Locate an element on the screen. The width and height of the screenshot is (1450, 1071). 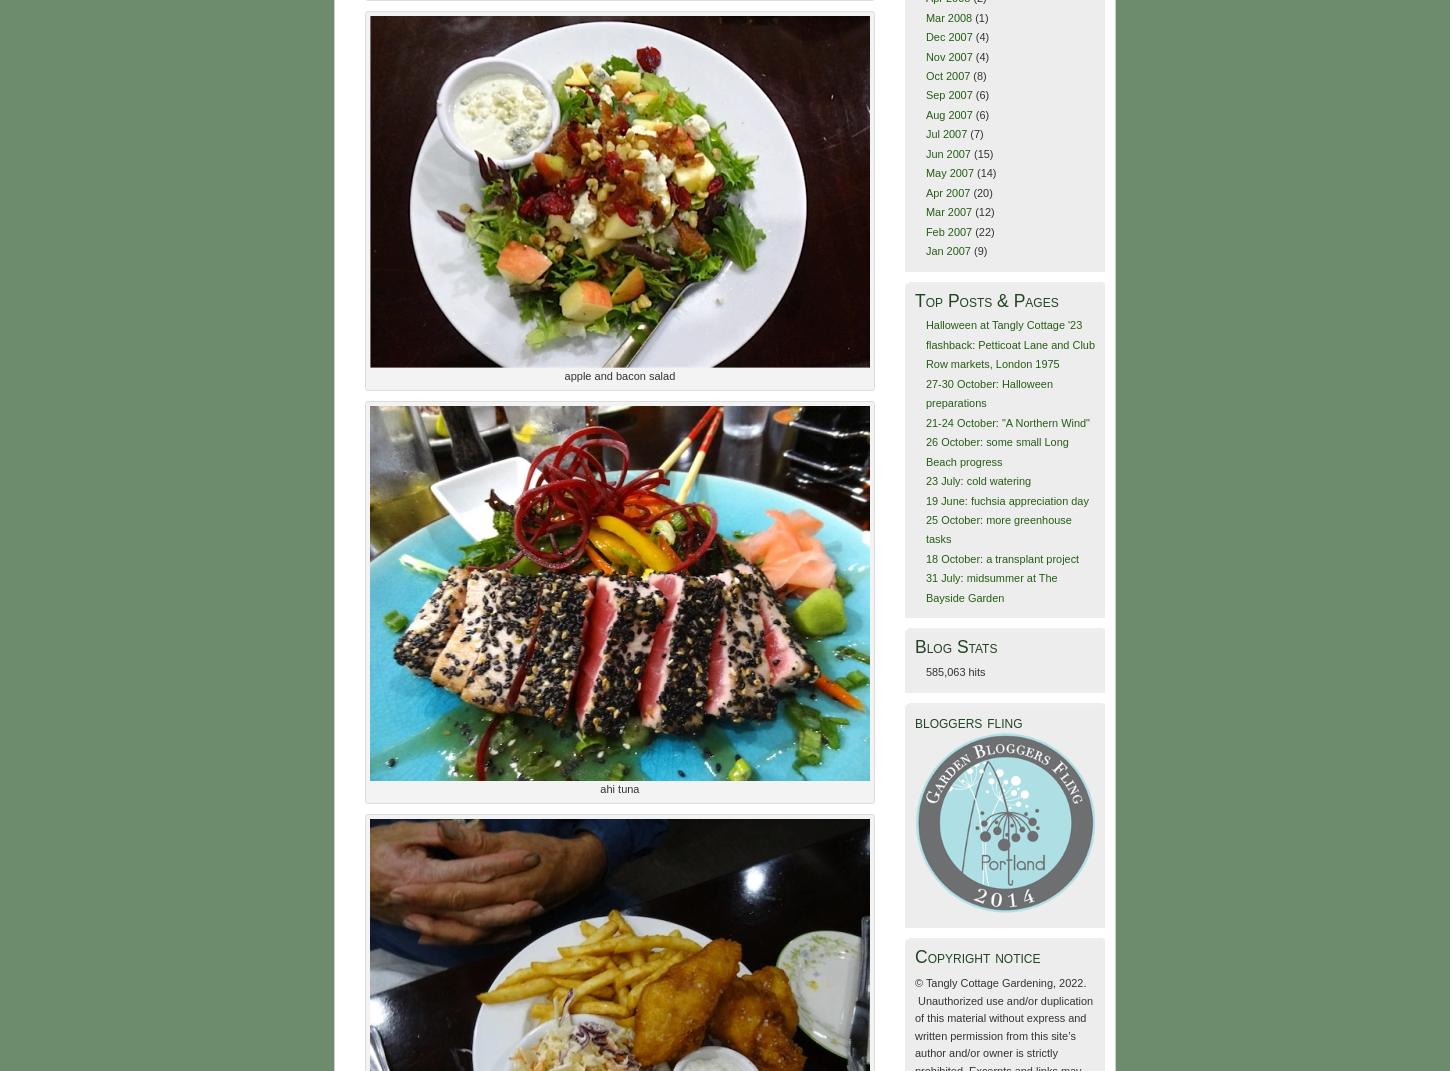
'Oct 2007' is located at coordinates (946, 73).